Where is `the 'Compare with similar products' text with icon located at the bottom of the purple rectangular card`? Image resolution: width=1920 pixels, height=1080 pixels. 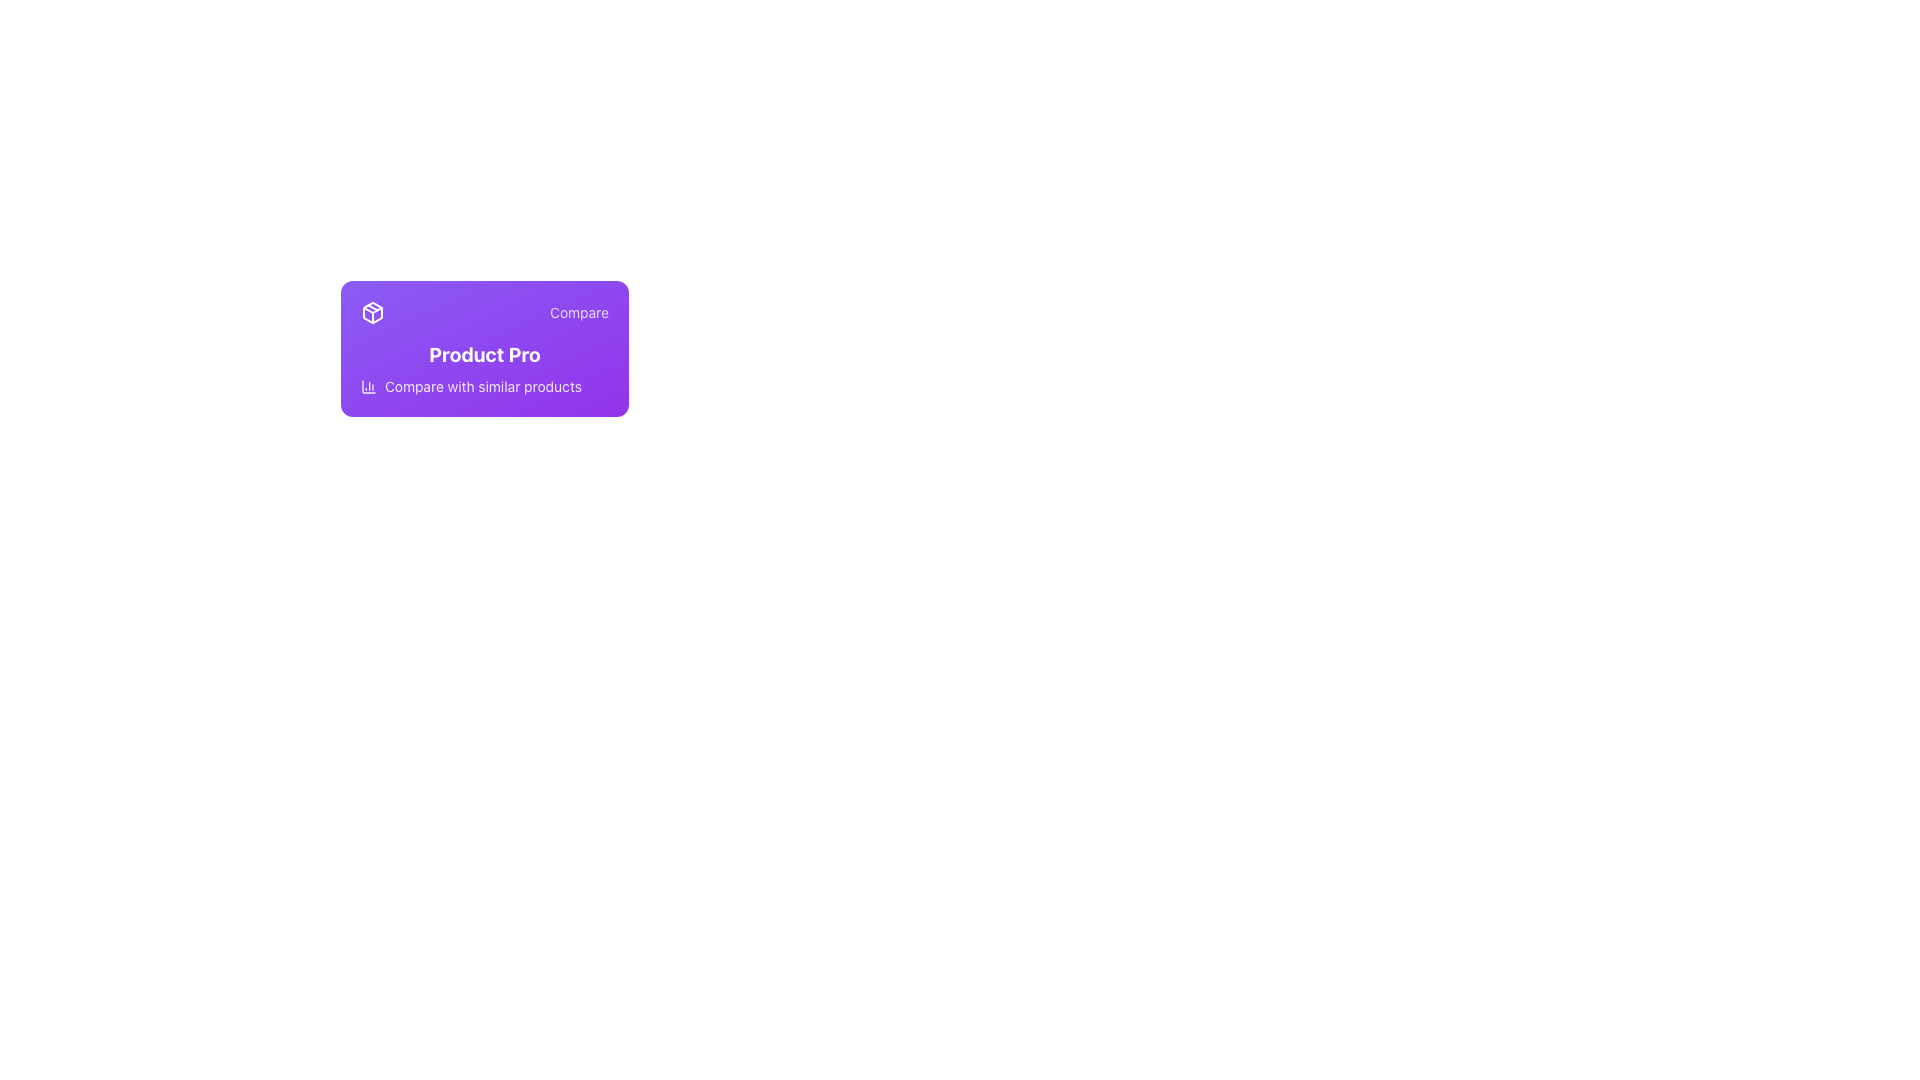 the 'Compare with similar products' text with icon located at the bottom of the purple rectangular card is located at coordinates (484, 386).